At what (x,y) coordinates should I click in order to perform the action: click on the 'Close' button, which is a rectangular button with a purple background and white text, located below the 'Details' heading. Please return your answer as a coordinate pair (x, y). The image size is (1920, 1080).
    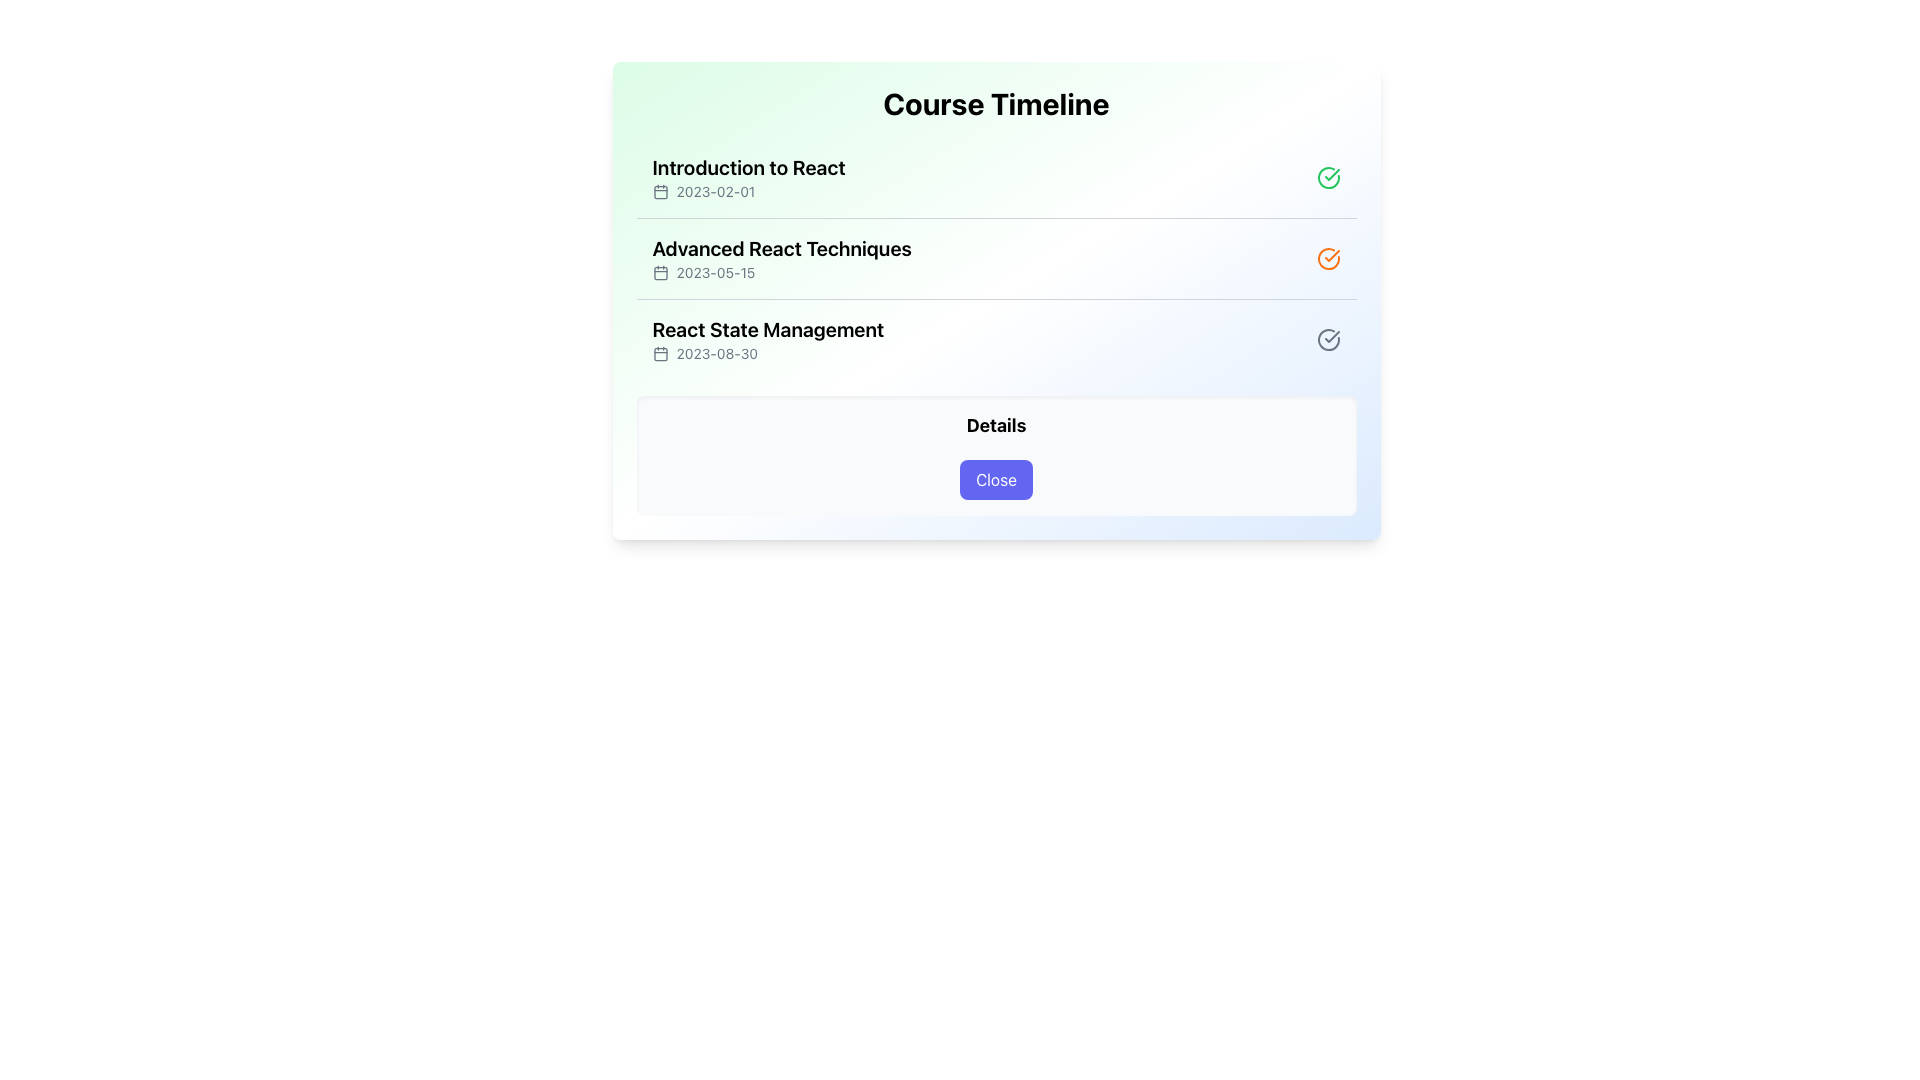
    Looking at the image, I should click on (996, 479).